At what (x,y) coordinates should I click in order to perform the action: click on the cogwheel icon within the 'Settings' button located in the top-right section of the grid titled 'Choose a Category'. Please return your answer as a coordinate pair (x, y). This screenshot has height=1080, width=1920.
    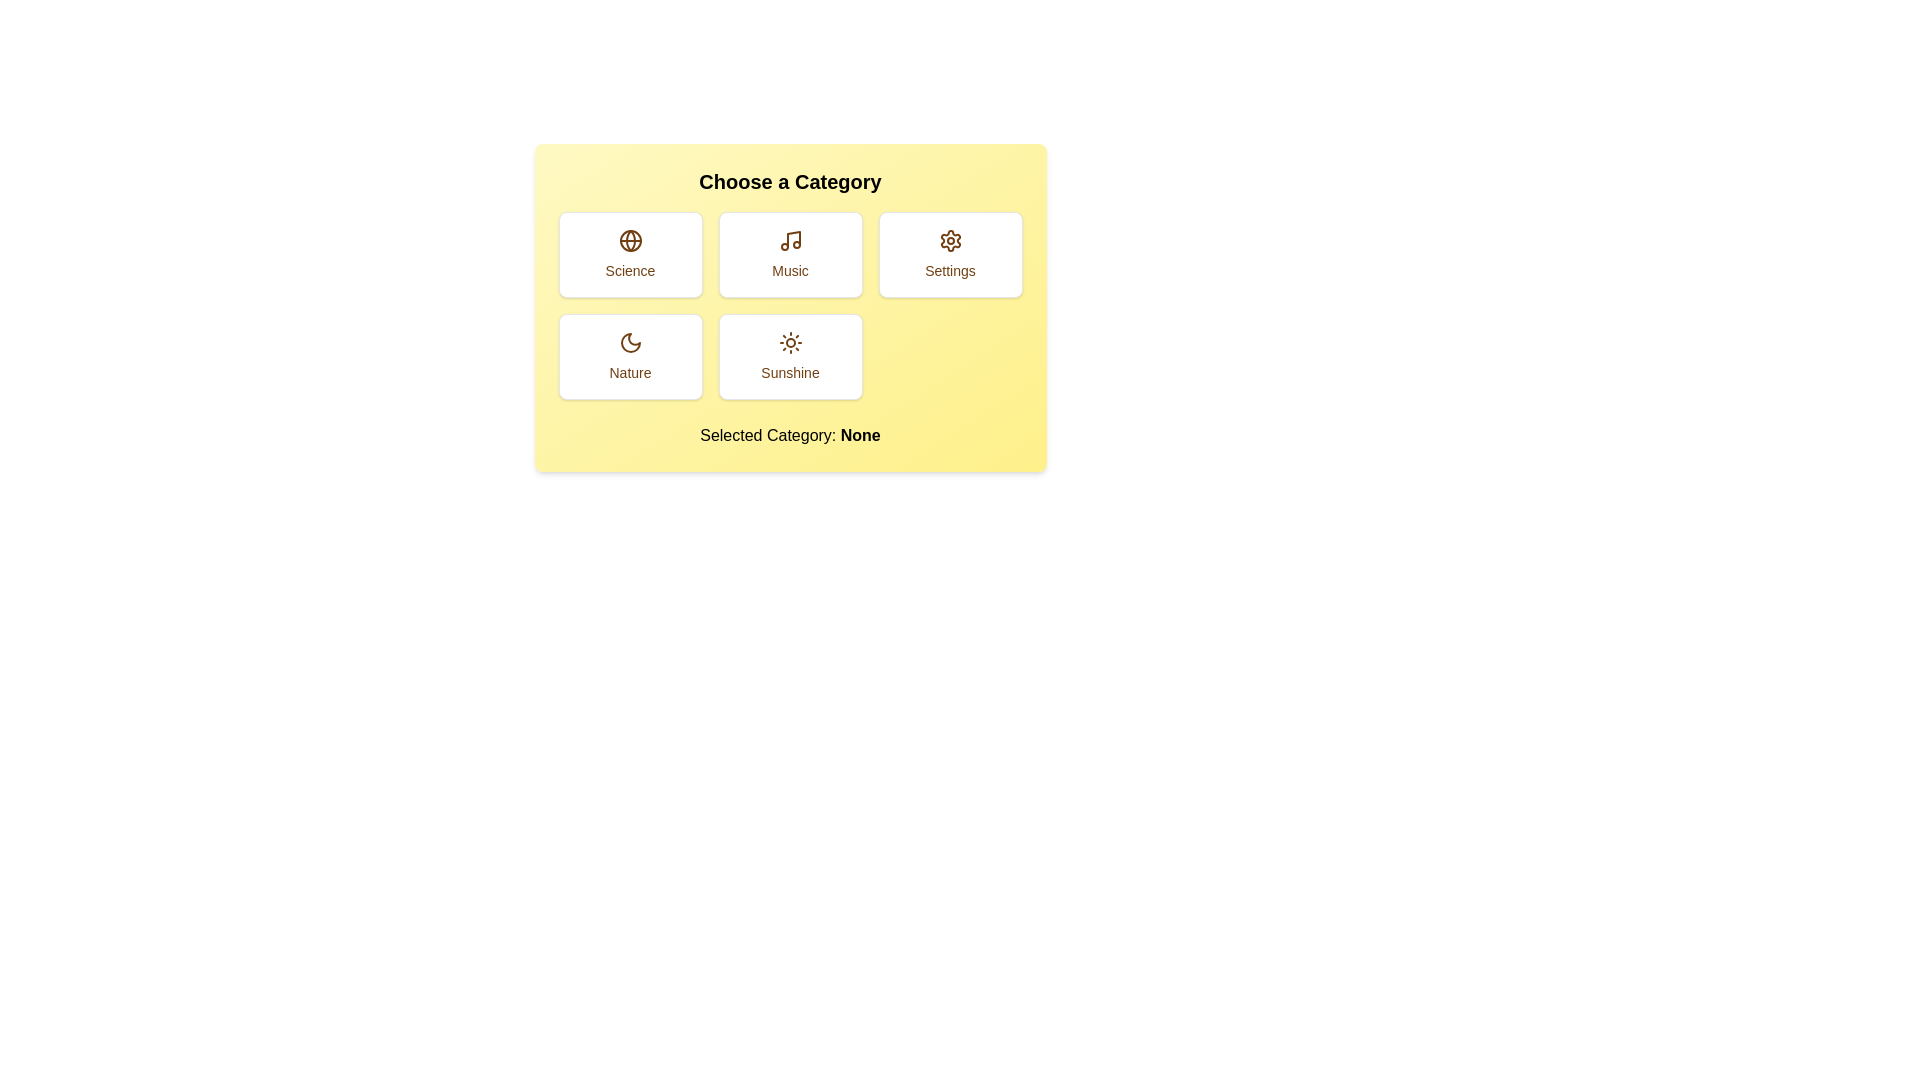
    Looking at the image, I should click on (949, 239).